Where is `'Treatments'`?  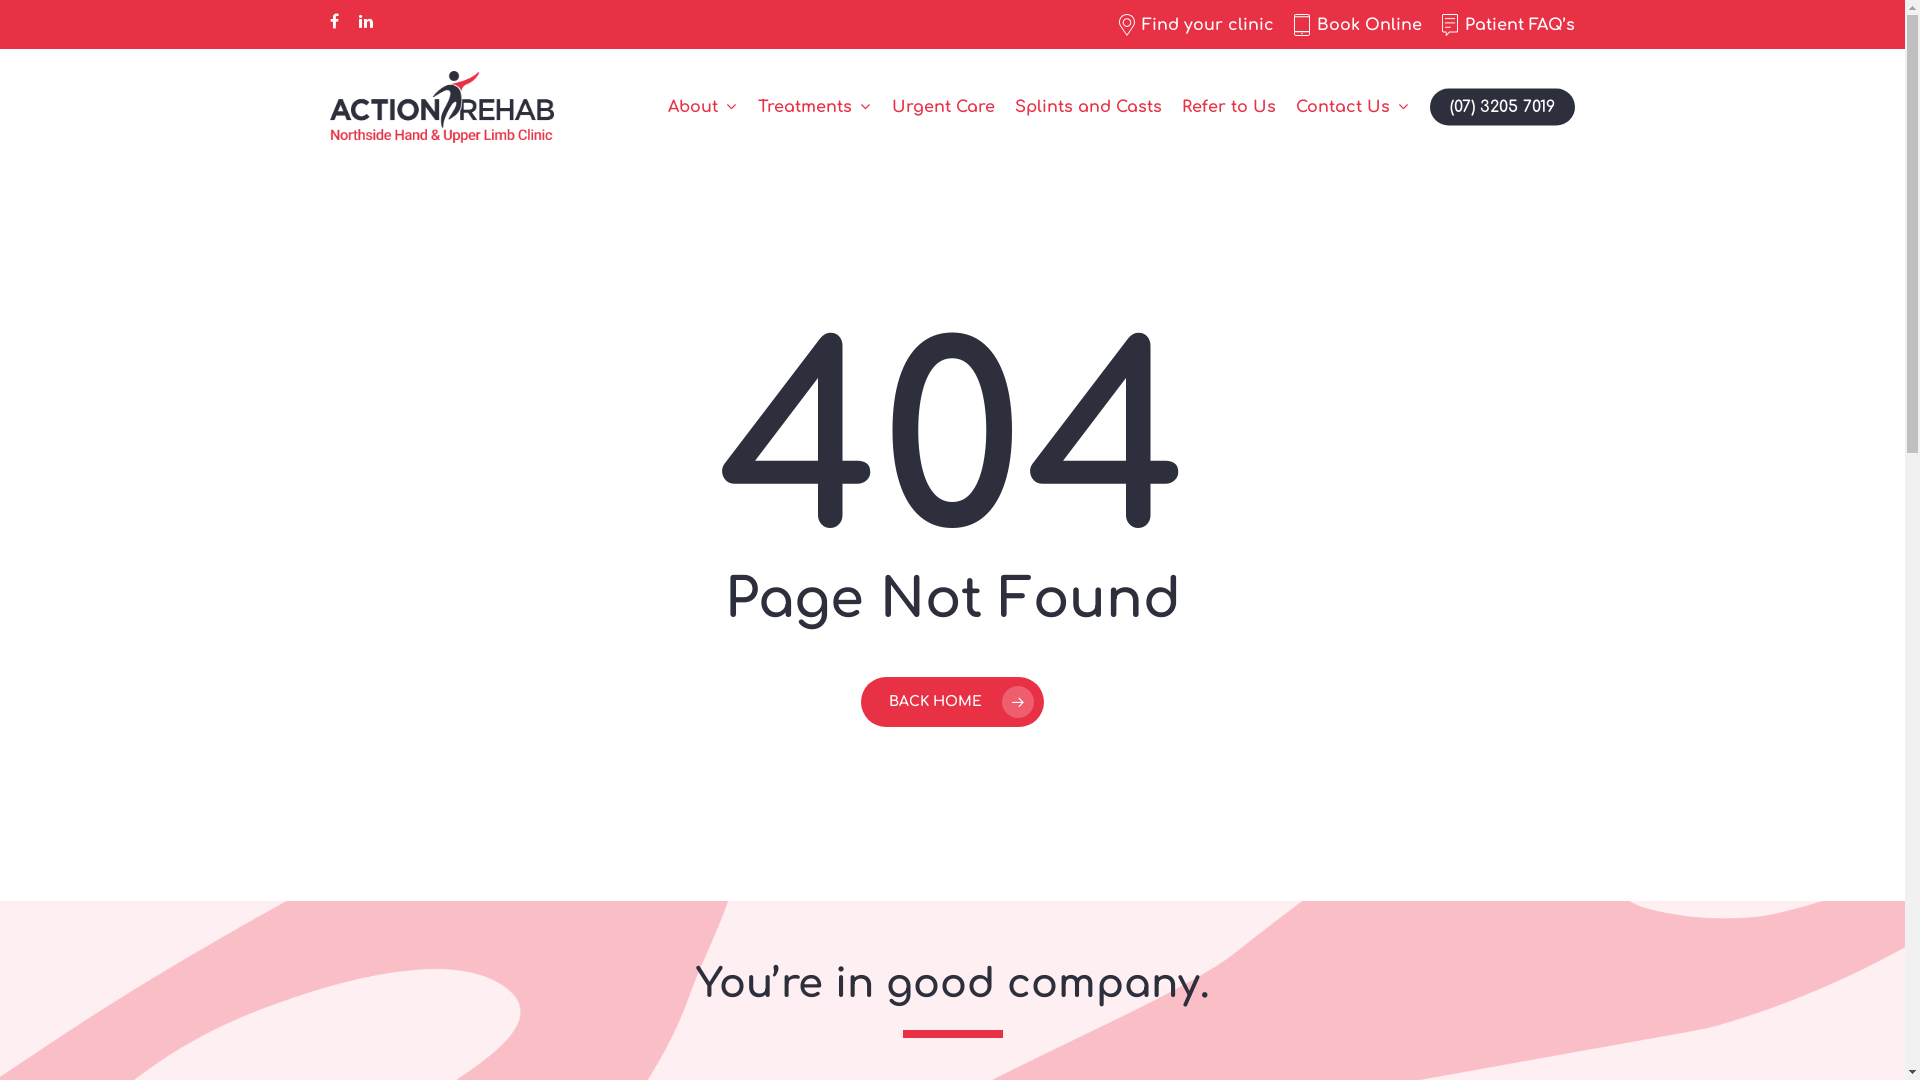
'Treatments' is located at coordinates (815, 107).